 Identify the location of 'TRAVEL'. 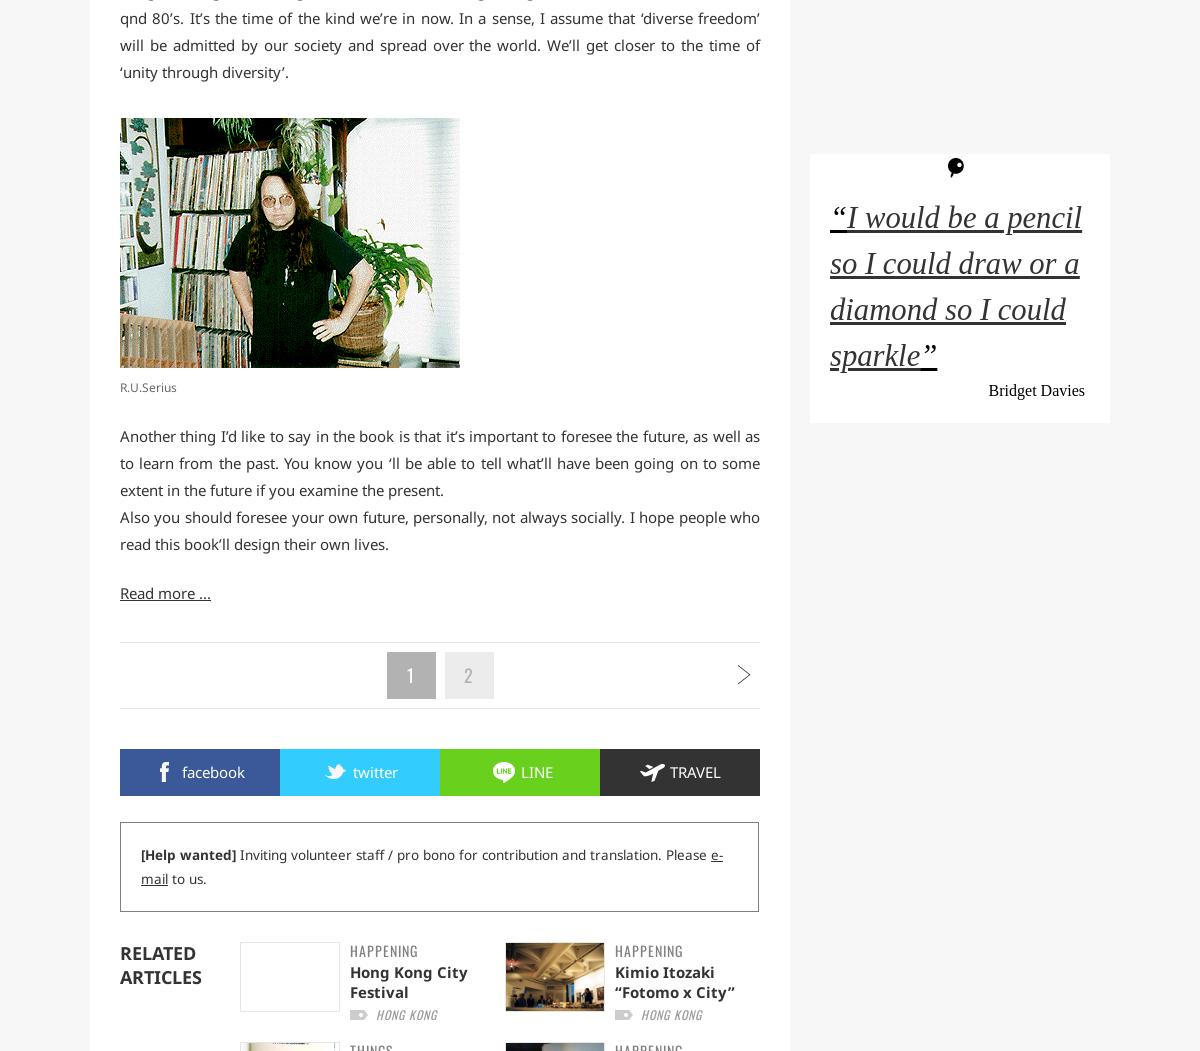
(694, 770).